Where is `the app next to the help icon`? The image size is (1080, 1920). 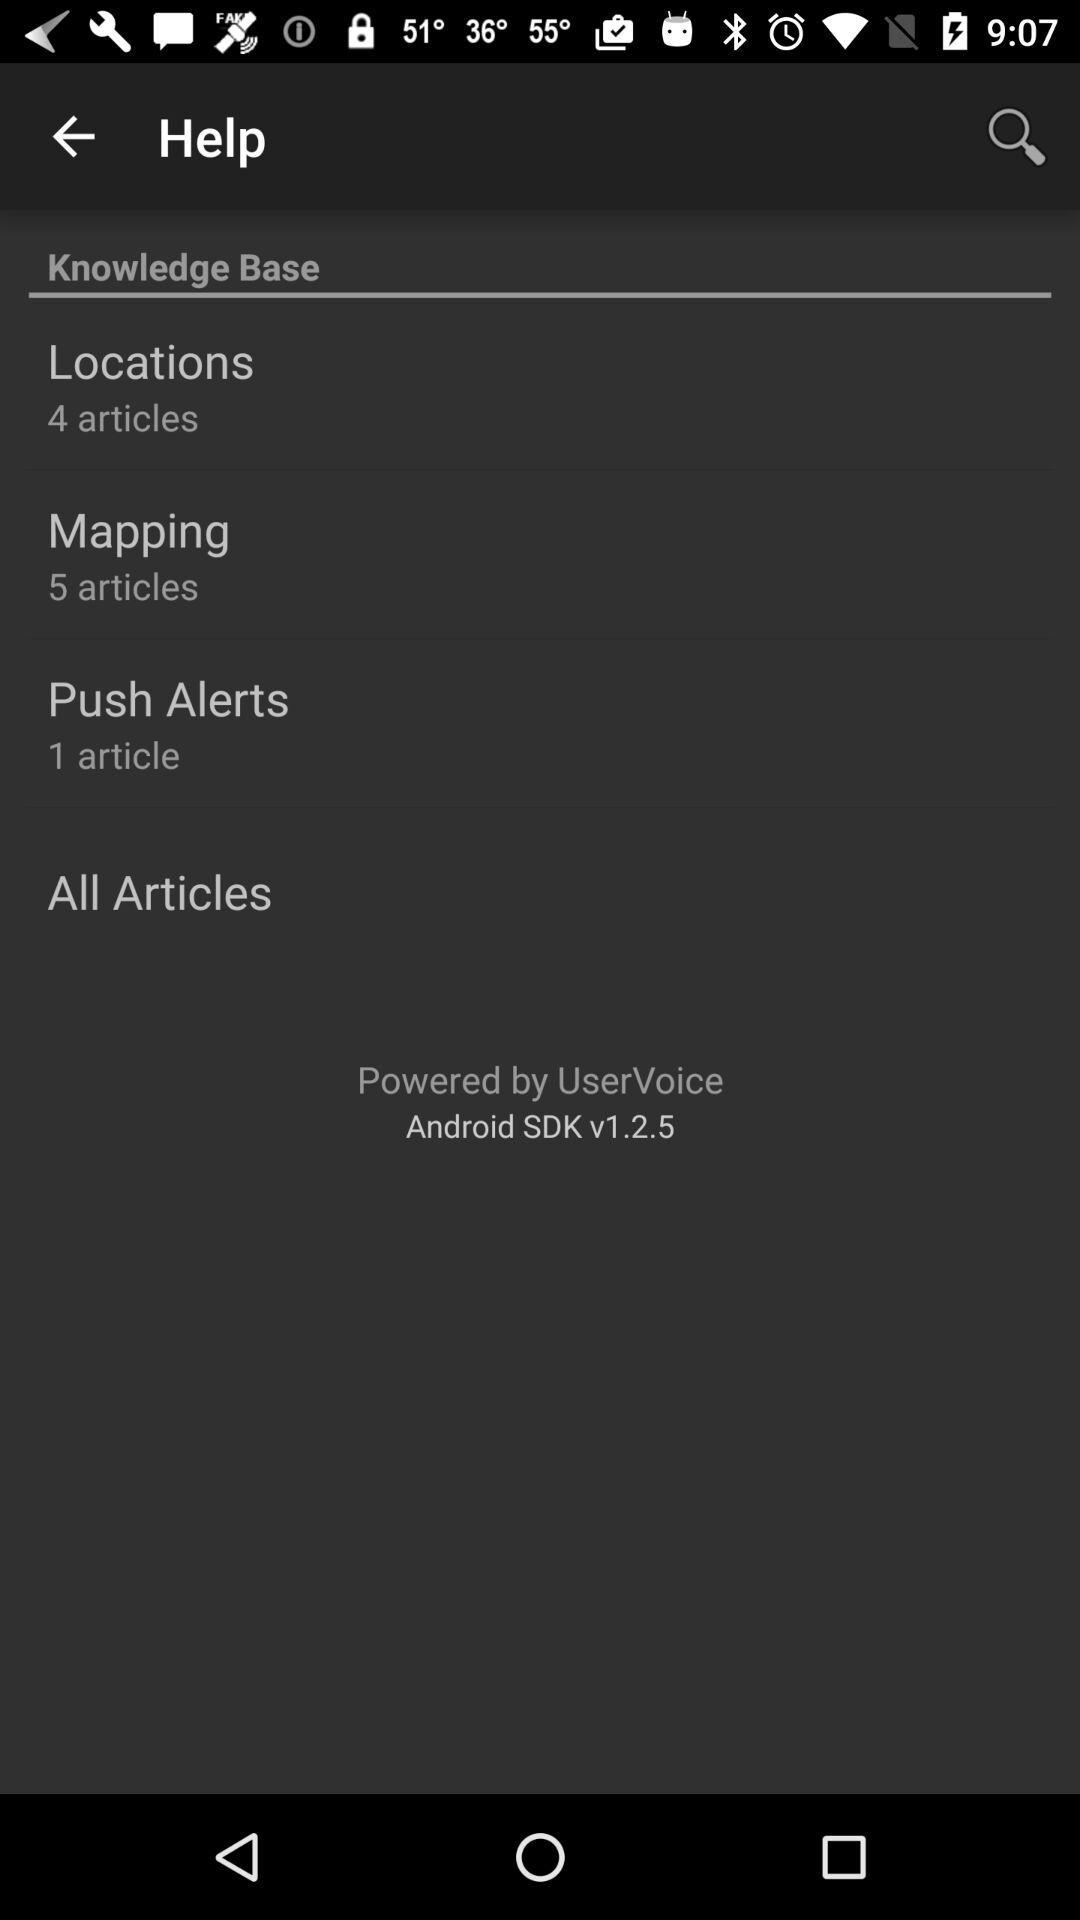 the app next to the help icon is located at coordinates (72, 135).